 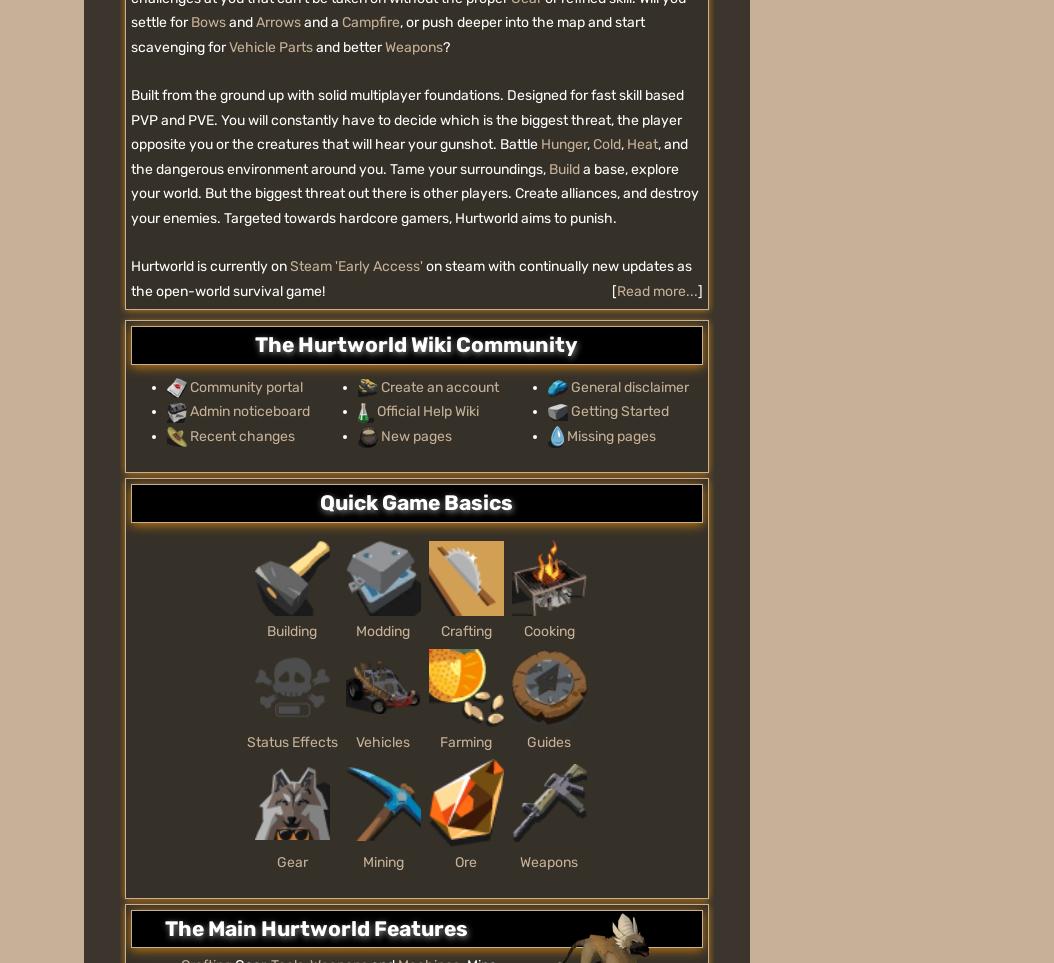 What do you see at coordinates (446, 546) in the screenshot?
I see `'Help'` at bounding box center [446, 546].